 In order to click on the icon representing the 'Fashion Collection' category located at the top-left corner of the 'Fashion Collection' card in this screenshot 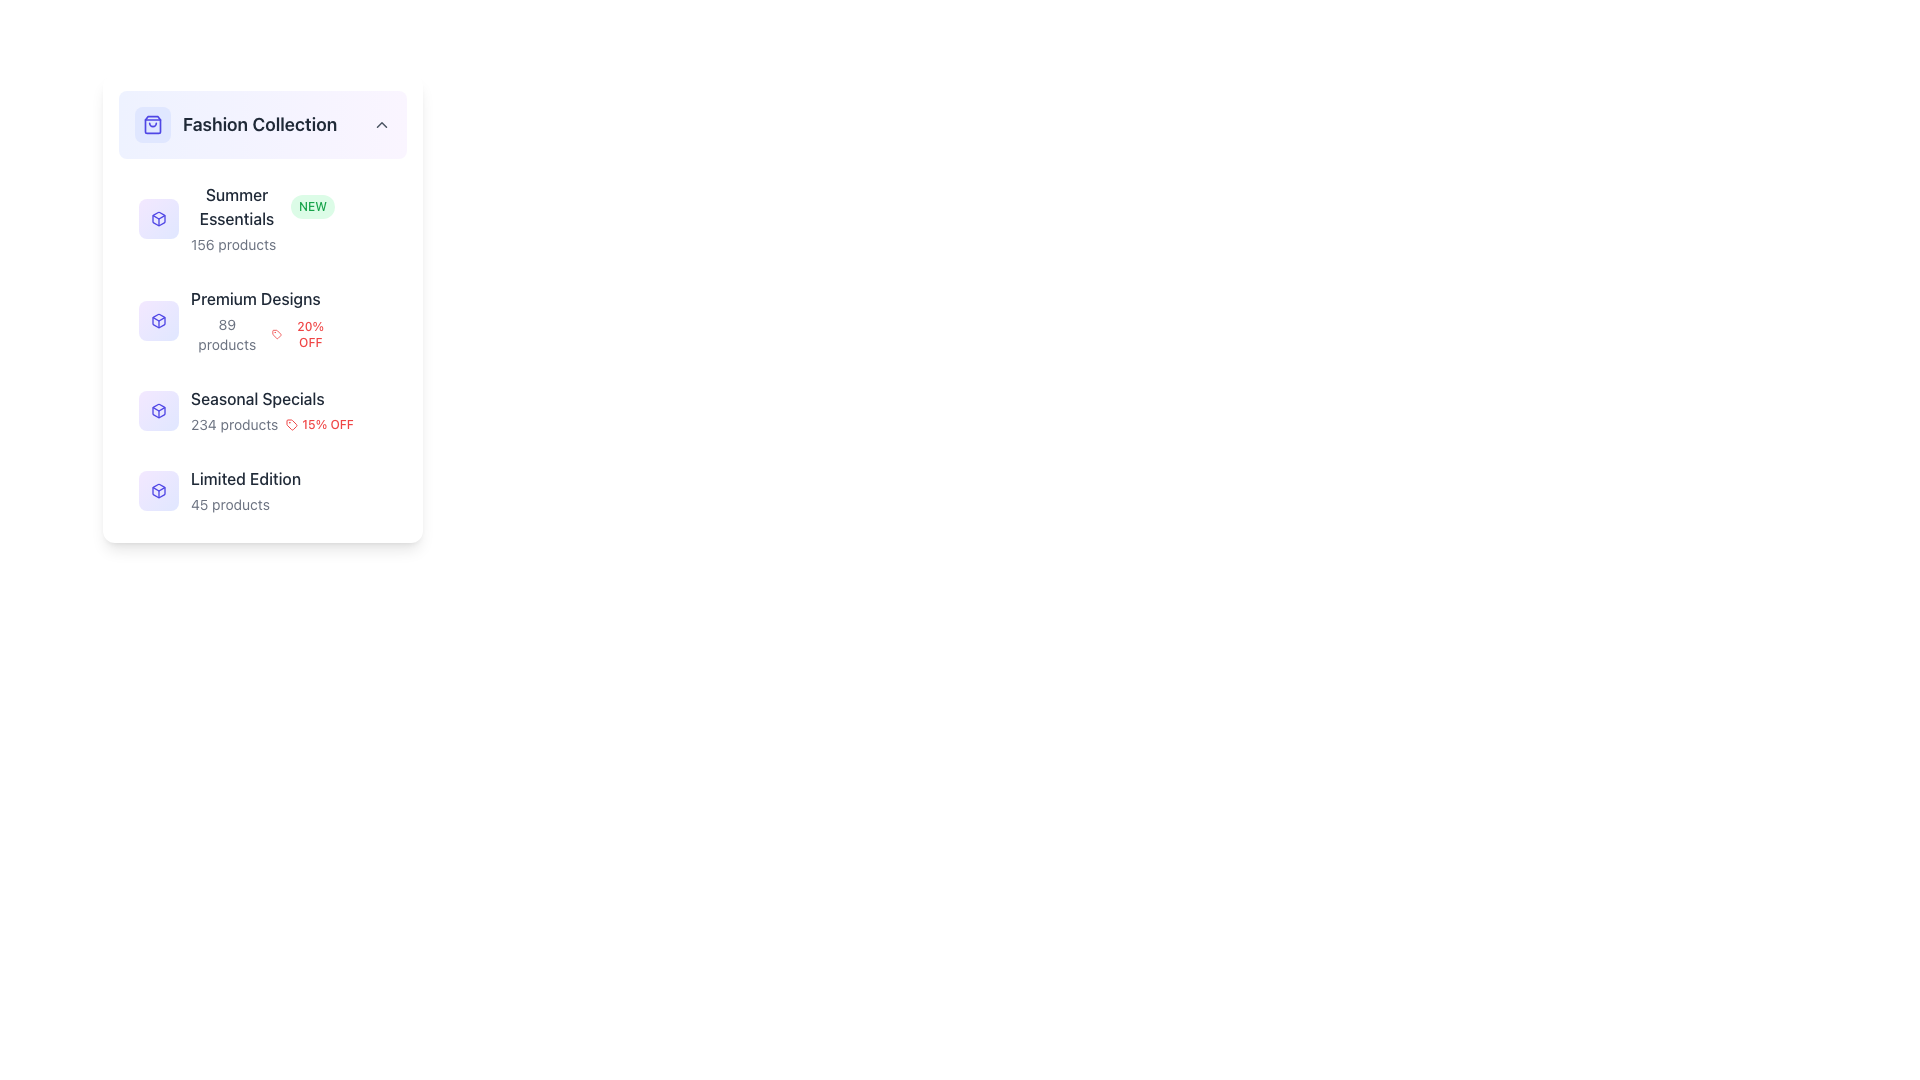, I will do `click(152, 124)`.